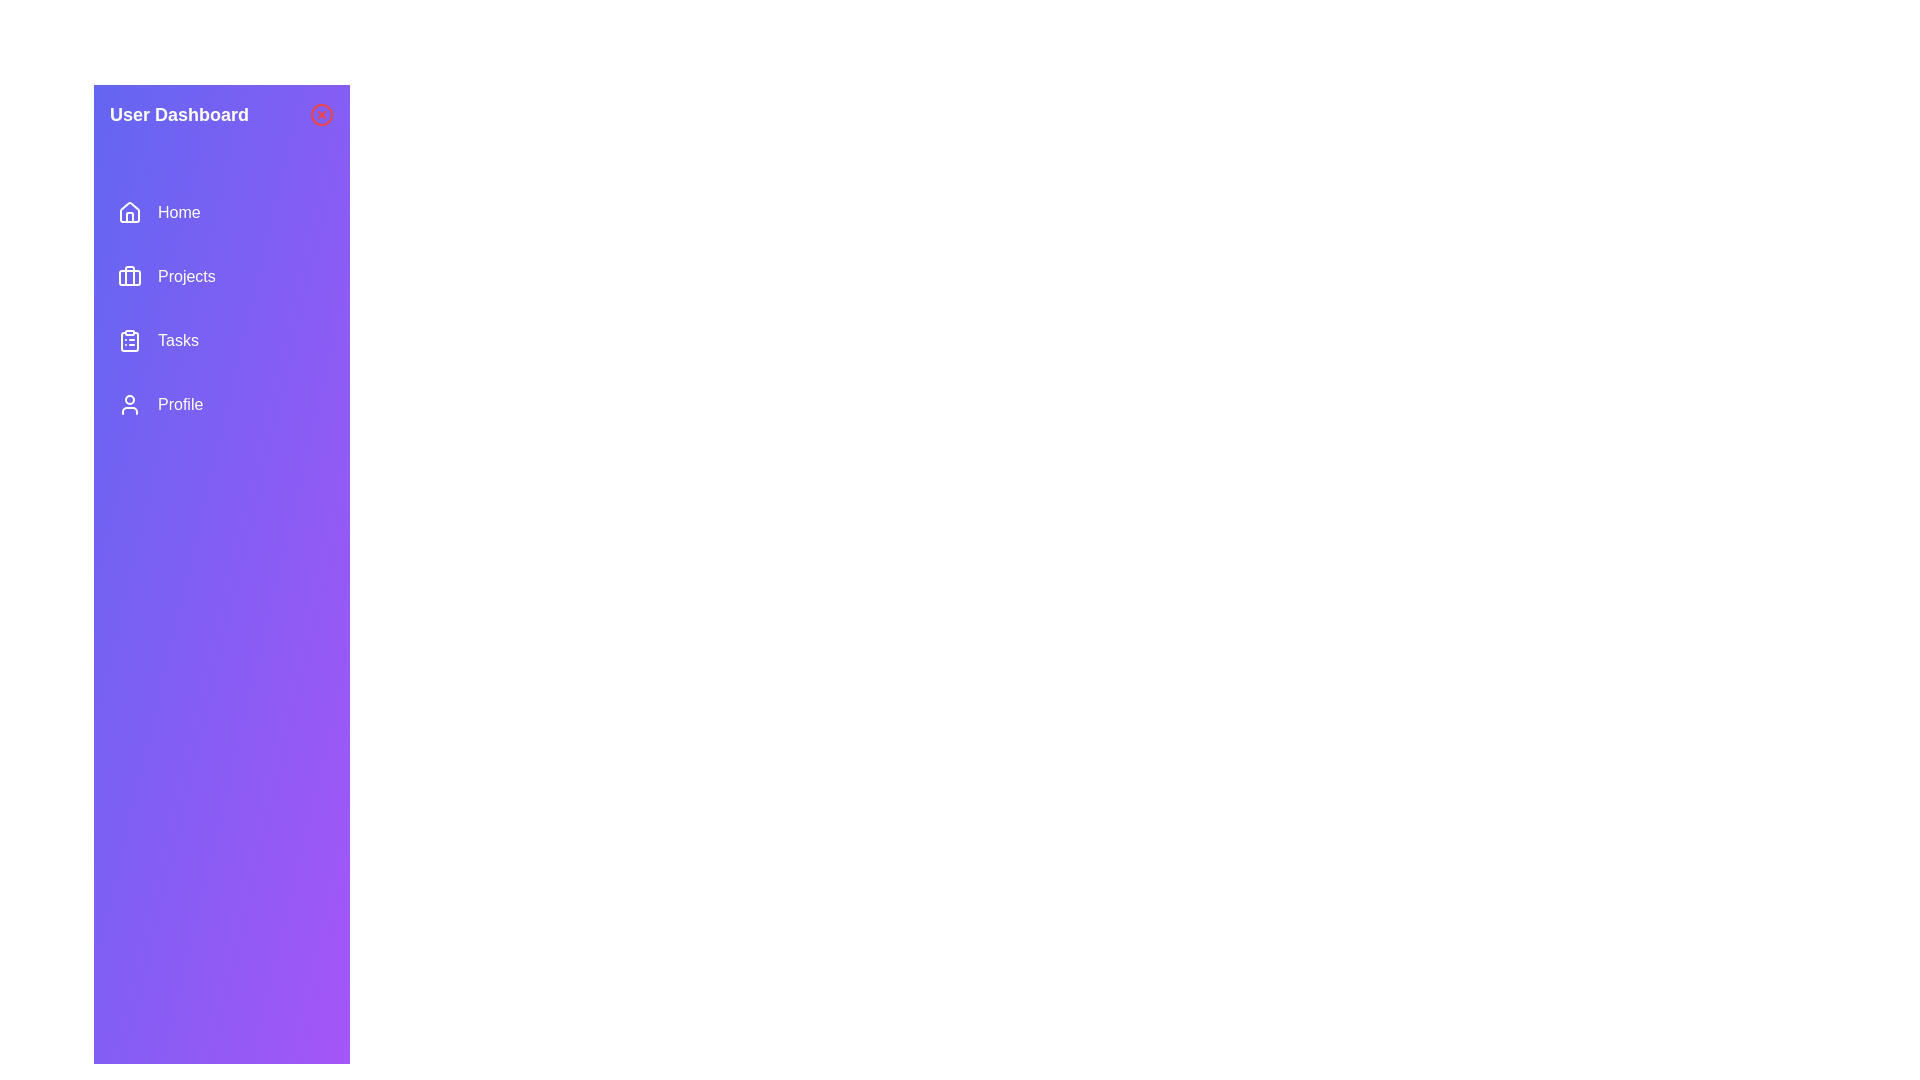 The height and width of the screenshot is (1080, 1920). Describe the element at coordinates (178, 339) in the screenshot. I see `the 'Tasks' text label in the navigation menu, which is positioned between the 'Projects' and 'Profile' labels, and aligned with the clipboard icon` at that location.